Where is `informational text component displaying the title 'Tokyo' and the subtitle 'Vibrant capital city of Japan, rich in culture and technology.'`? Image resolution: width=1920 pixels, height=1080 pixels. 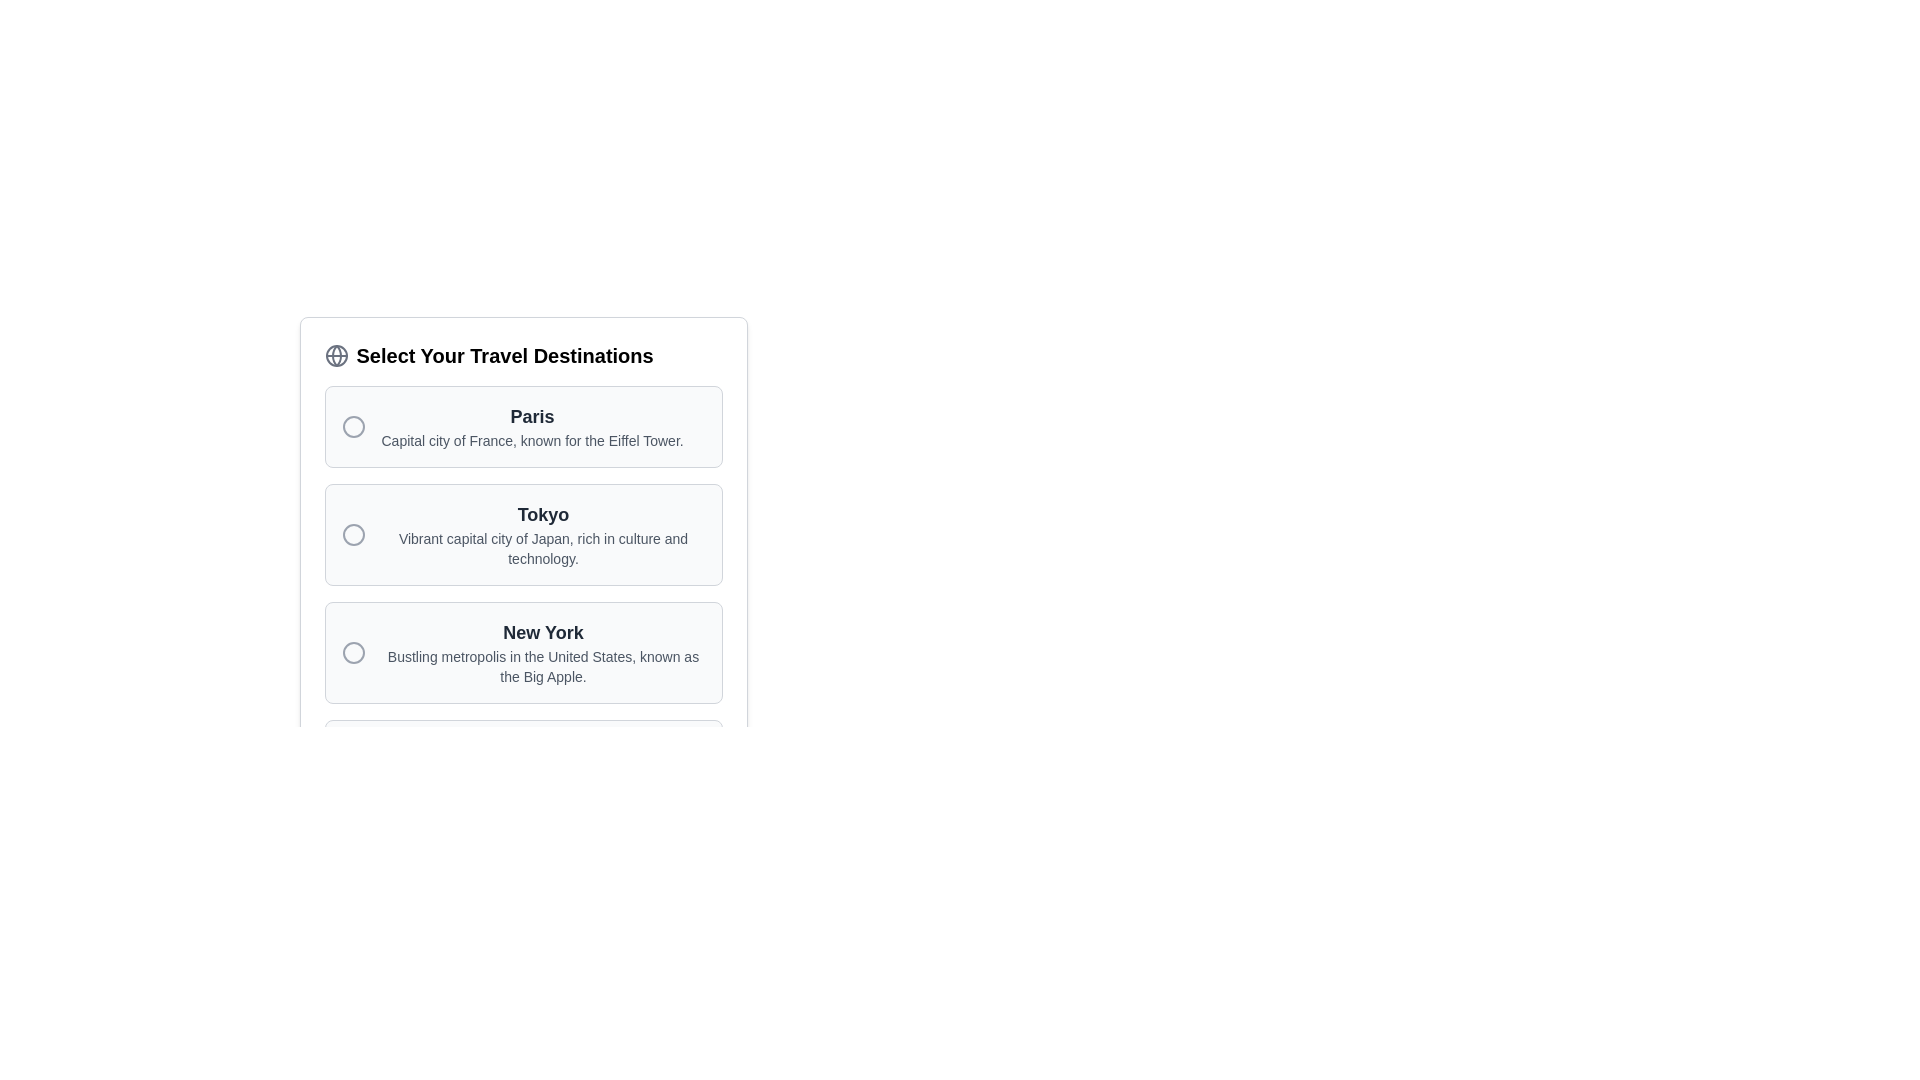
informational text component displaying the title 'Tokyo' and the subtitle 'Vibrant capital city of Japan, rich in culture and technology.' is located at coordinates (543, 534).